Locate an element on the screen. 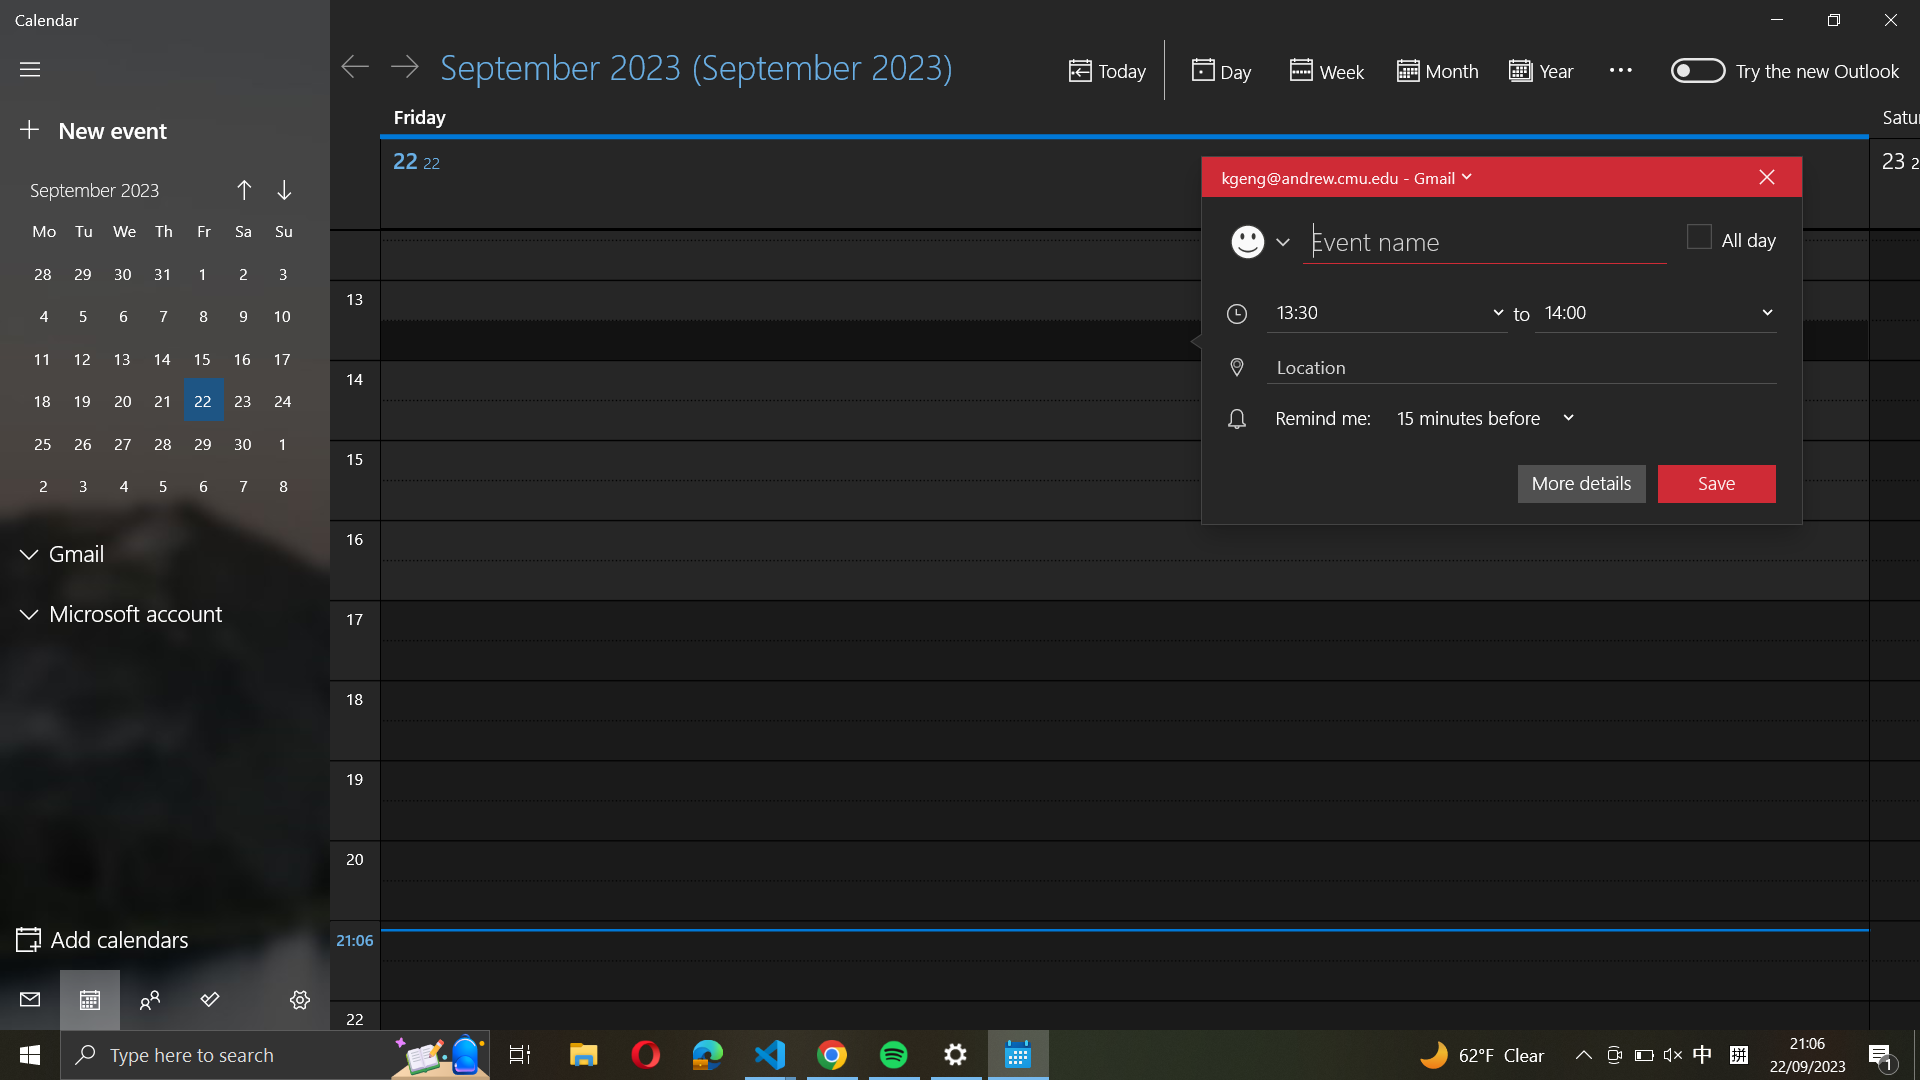 Image resolution: width=1920 pixels, height=1080 pixels. Specify "New York" as event location is located at coordinates (1517, 366).